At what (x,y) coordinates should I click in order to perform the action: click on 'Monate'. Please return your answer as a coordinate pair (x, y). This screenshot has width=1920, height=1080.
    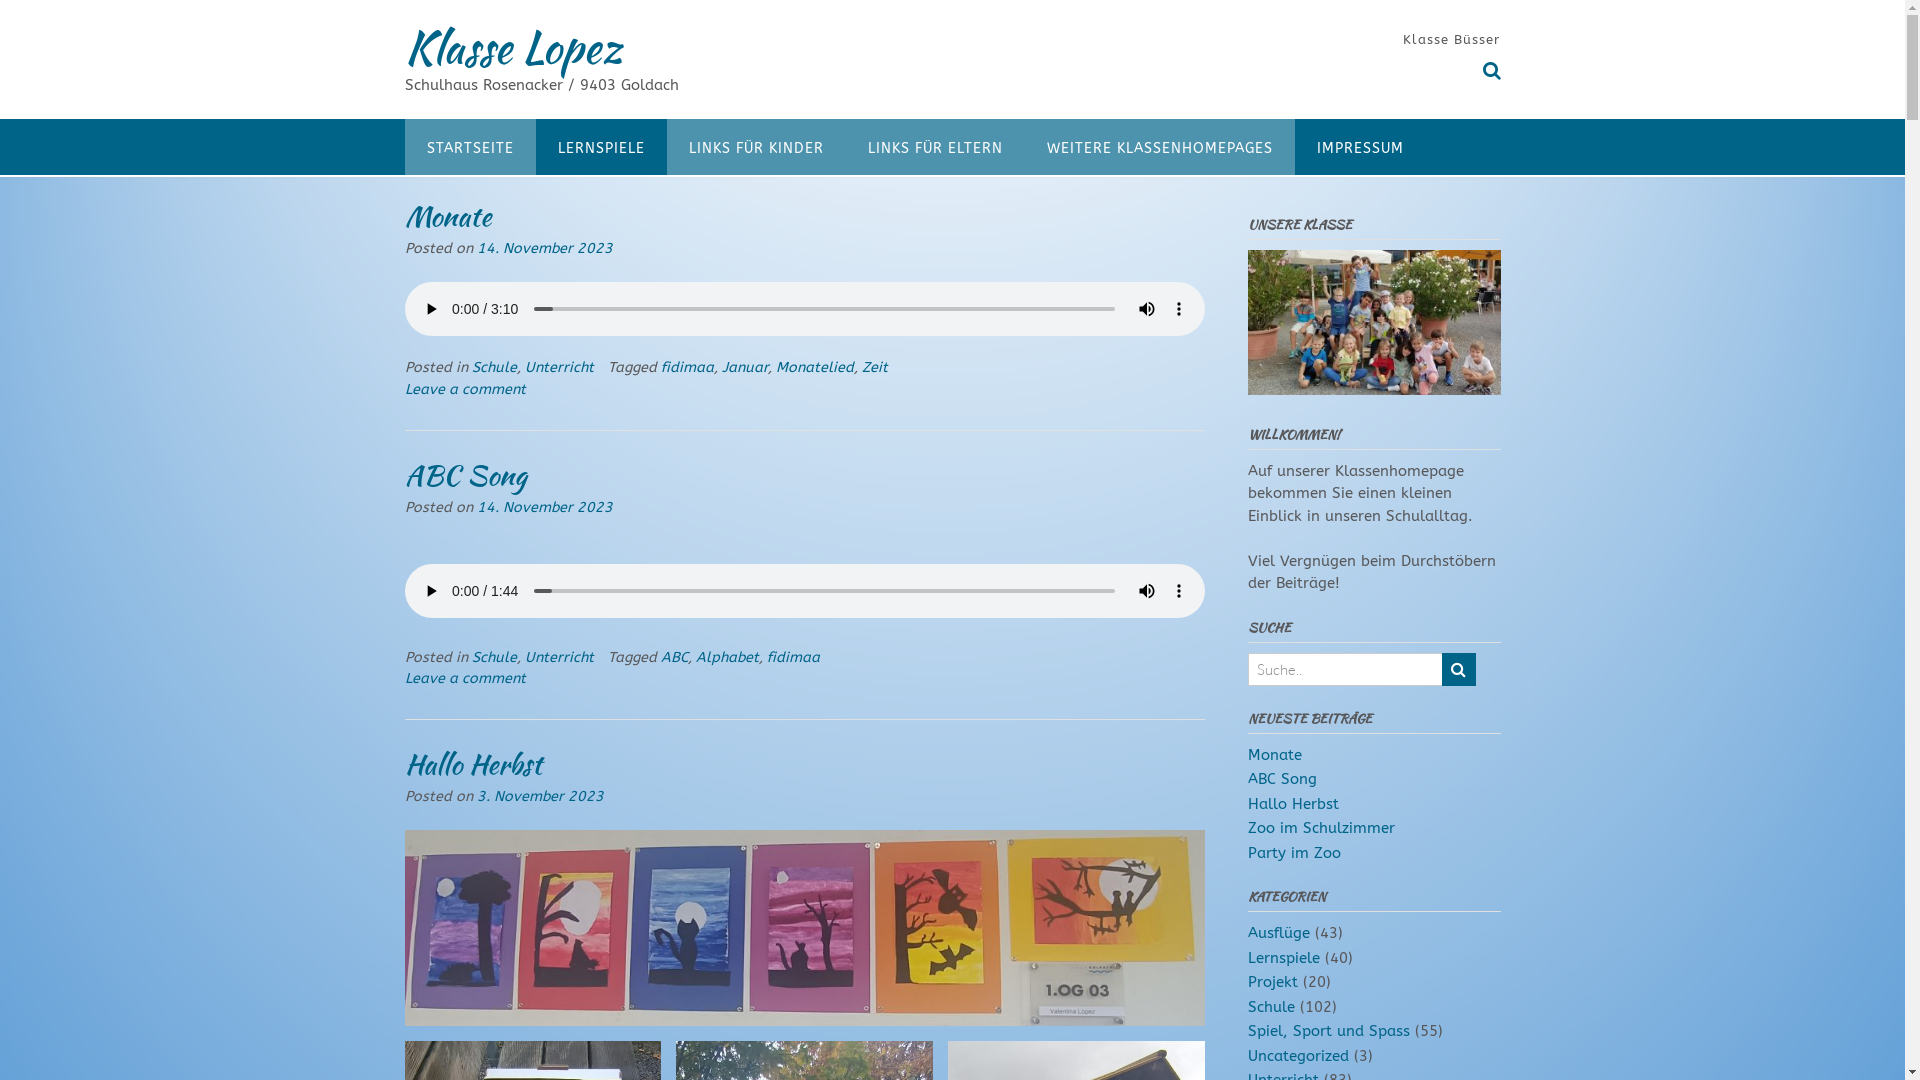
    Looking at the image, I should click on (1274, 755).